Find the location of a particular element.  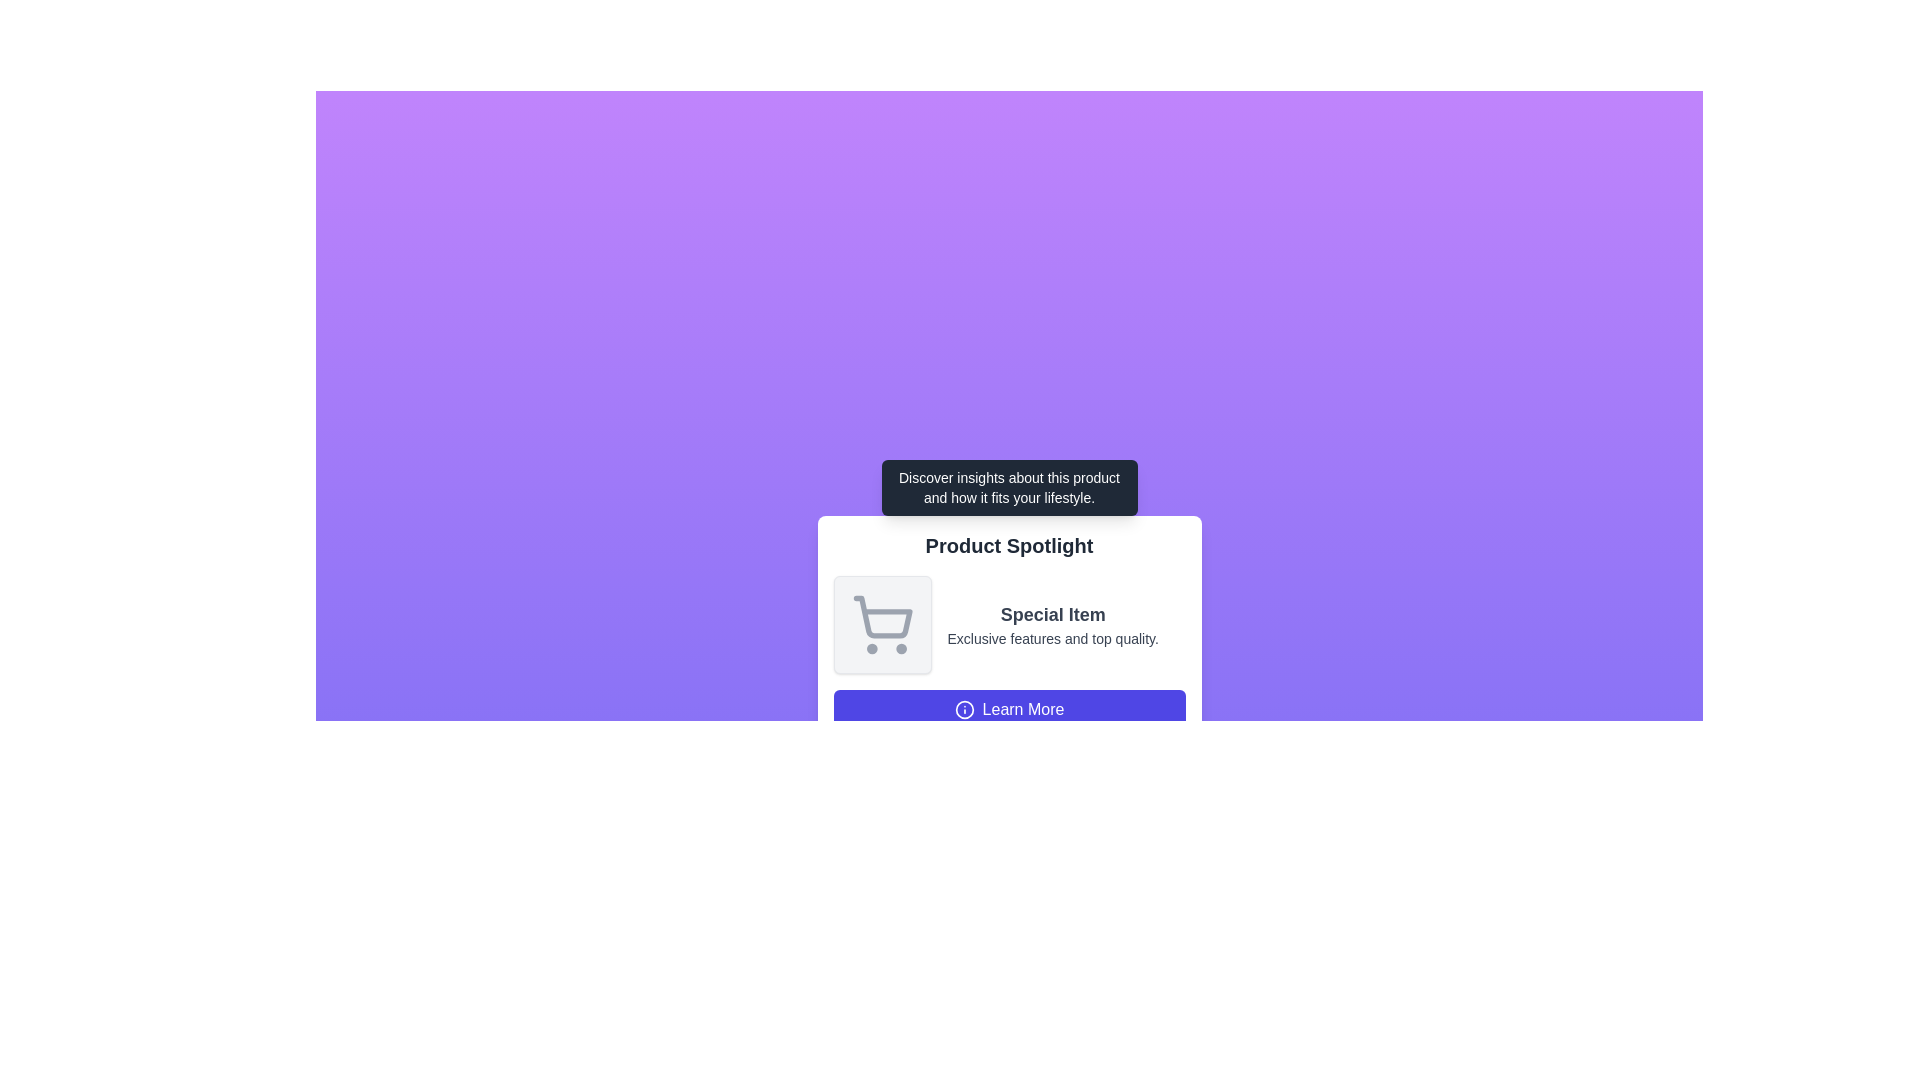

the Informational block that presents a product preview, located below the 'Product Spotlight' title and above the 'Learn More' button is located at coordinates (1009, 623).